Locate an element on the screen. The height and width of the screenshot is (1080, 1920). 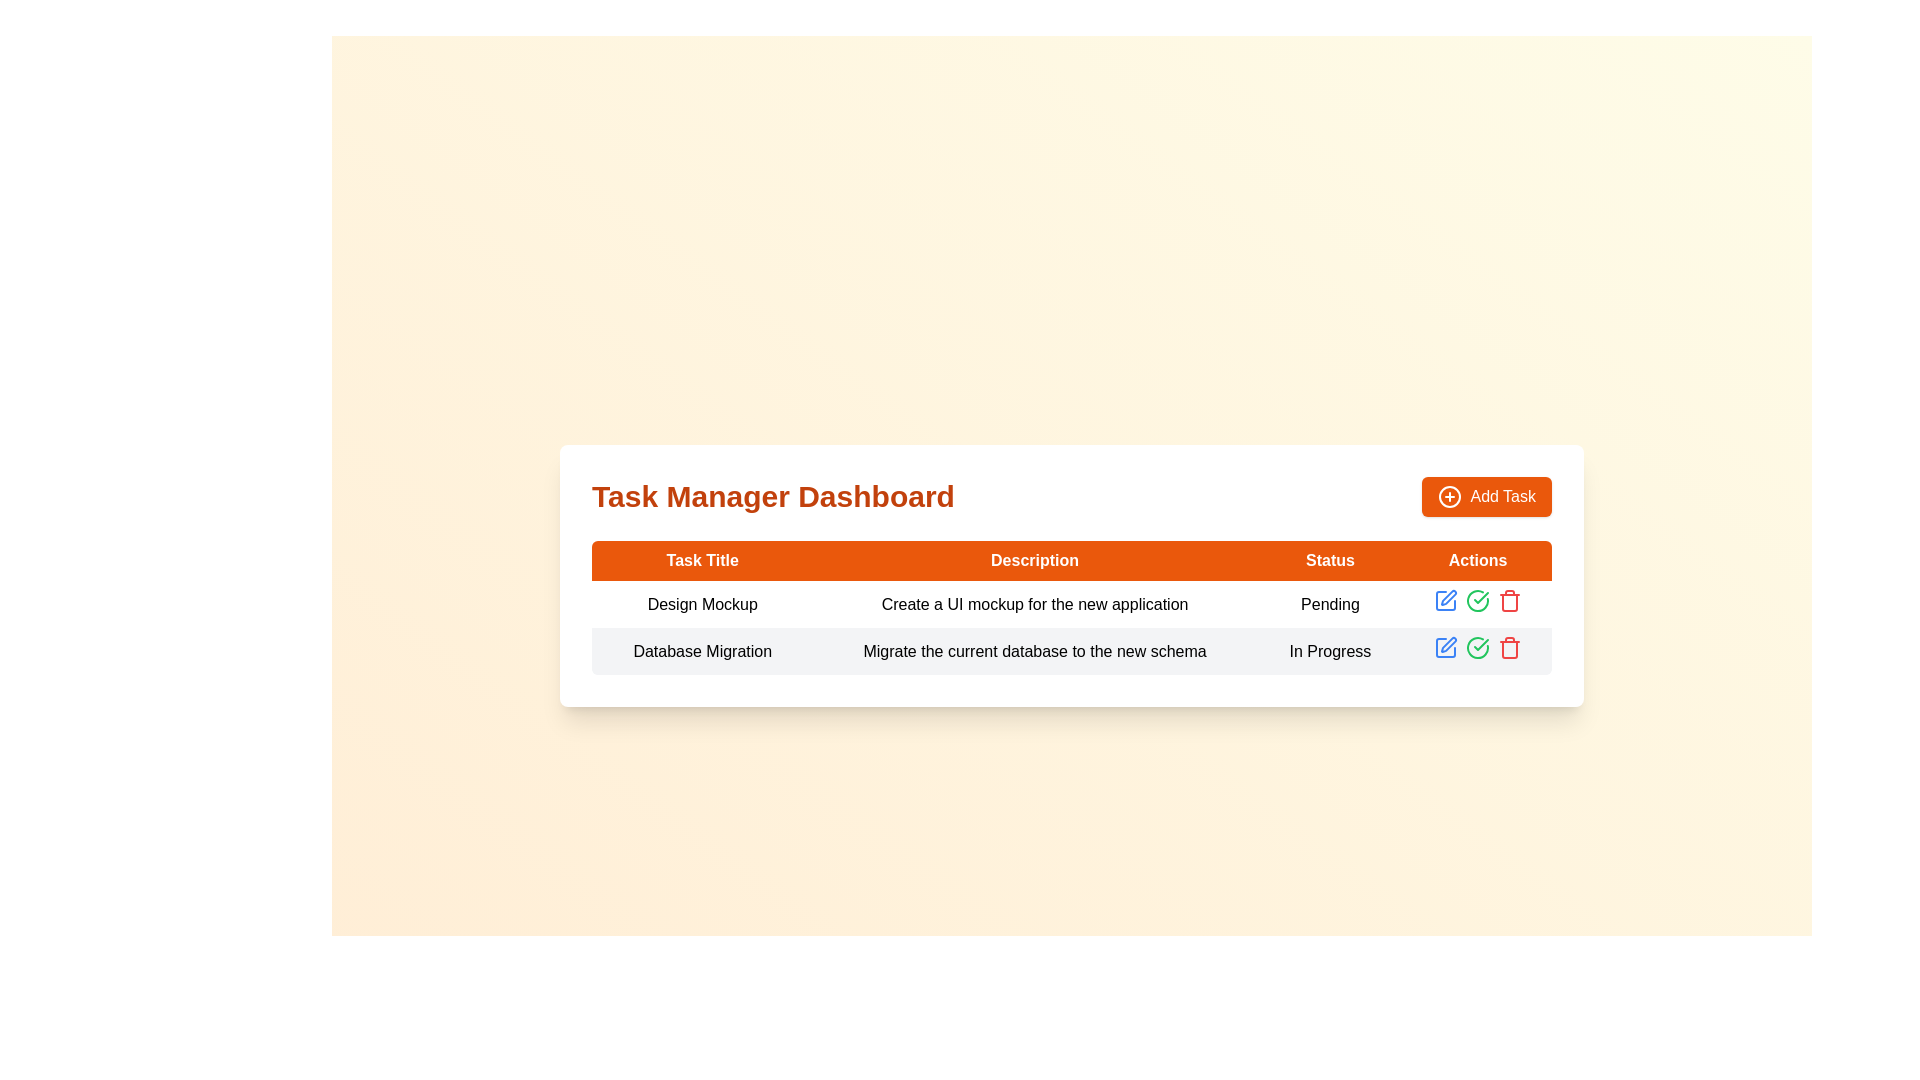
the delete icon corresponding to the 'Database Migration' task in the 'Actions' column is located at coordinates (1510, 600).